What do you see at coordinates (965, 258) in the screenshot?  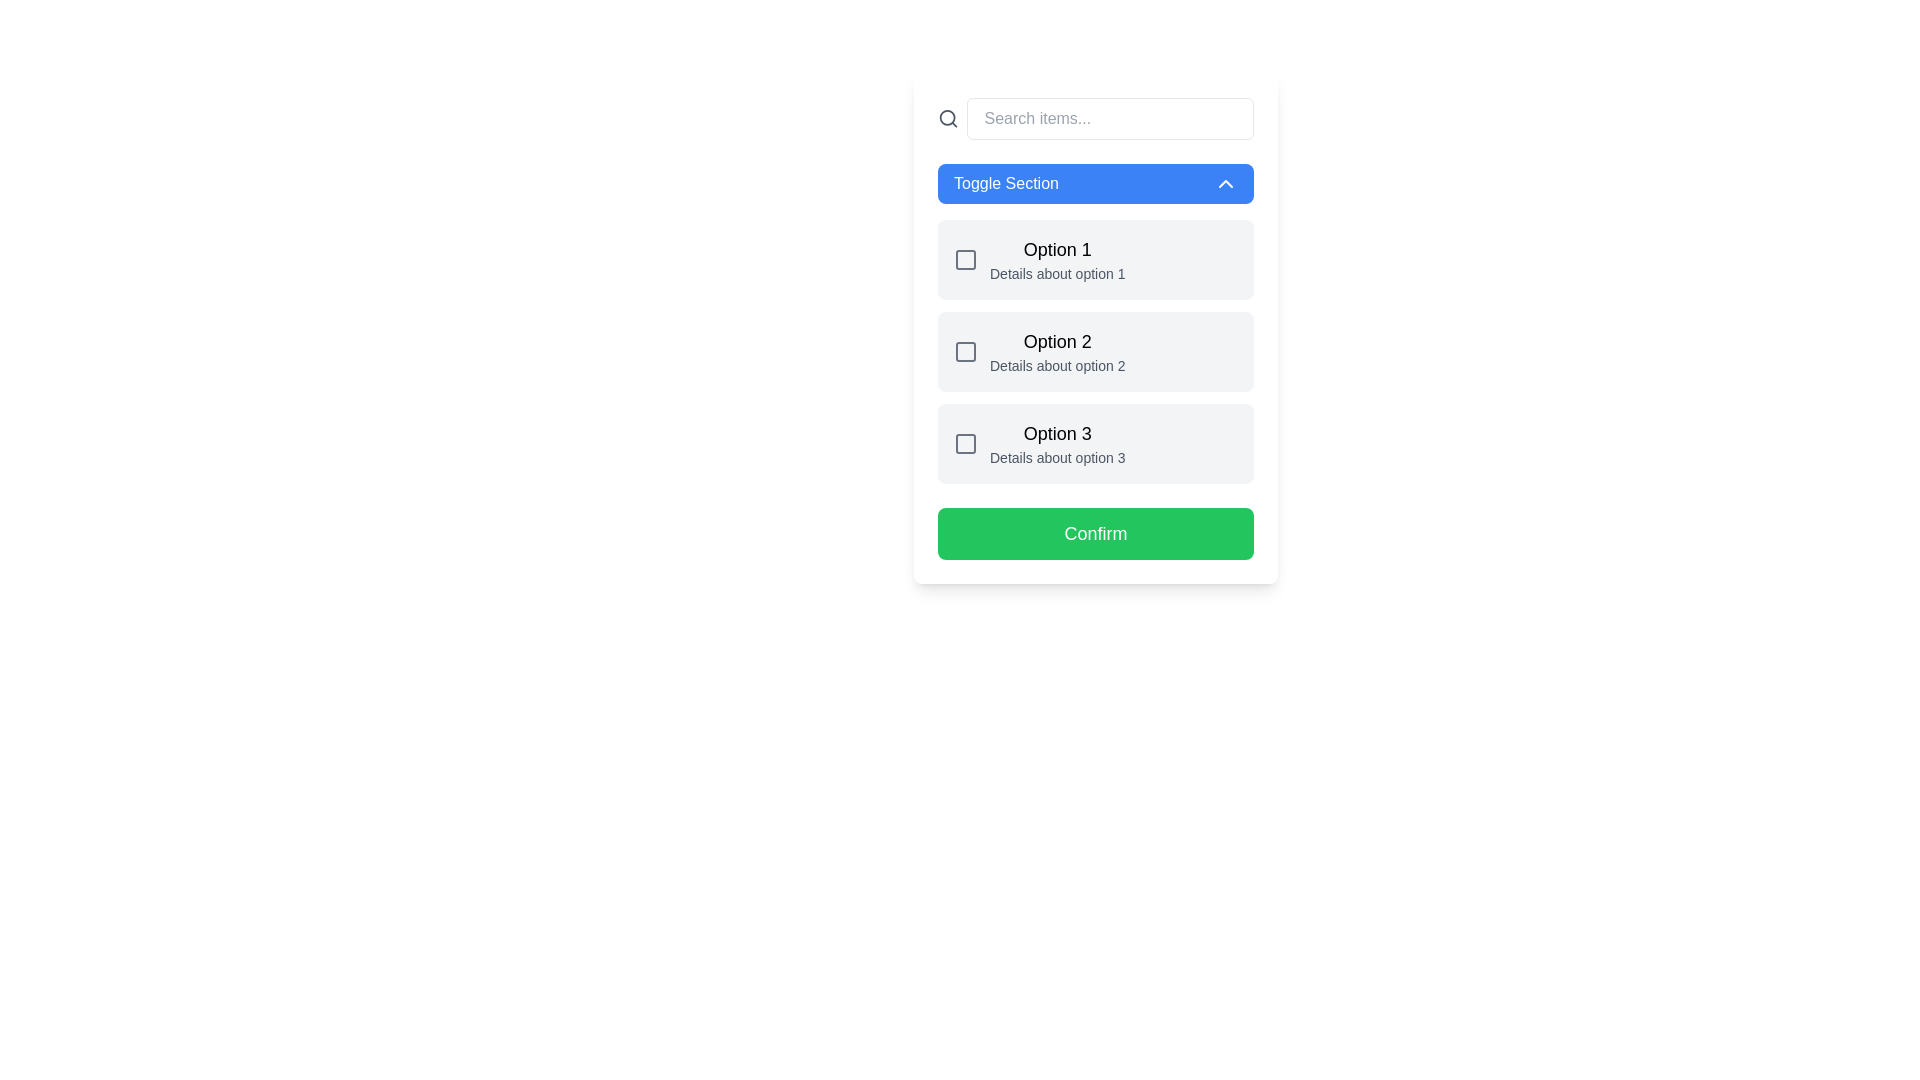 I see `the selection status of the graphical indicator within the square icon preceding 'Option 1' in the three-option list` at bounding box center [965, 258].